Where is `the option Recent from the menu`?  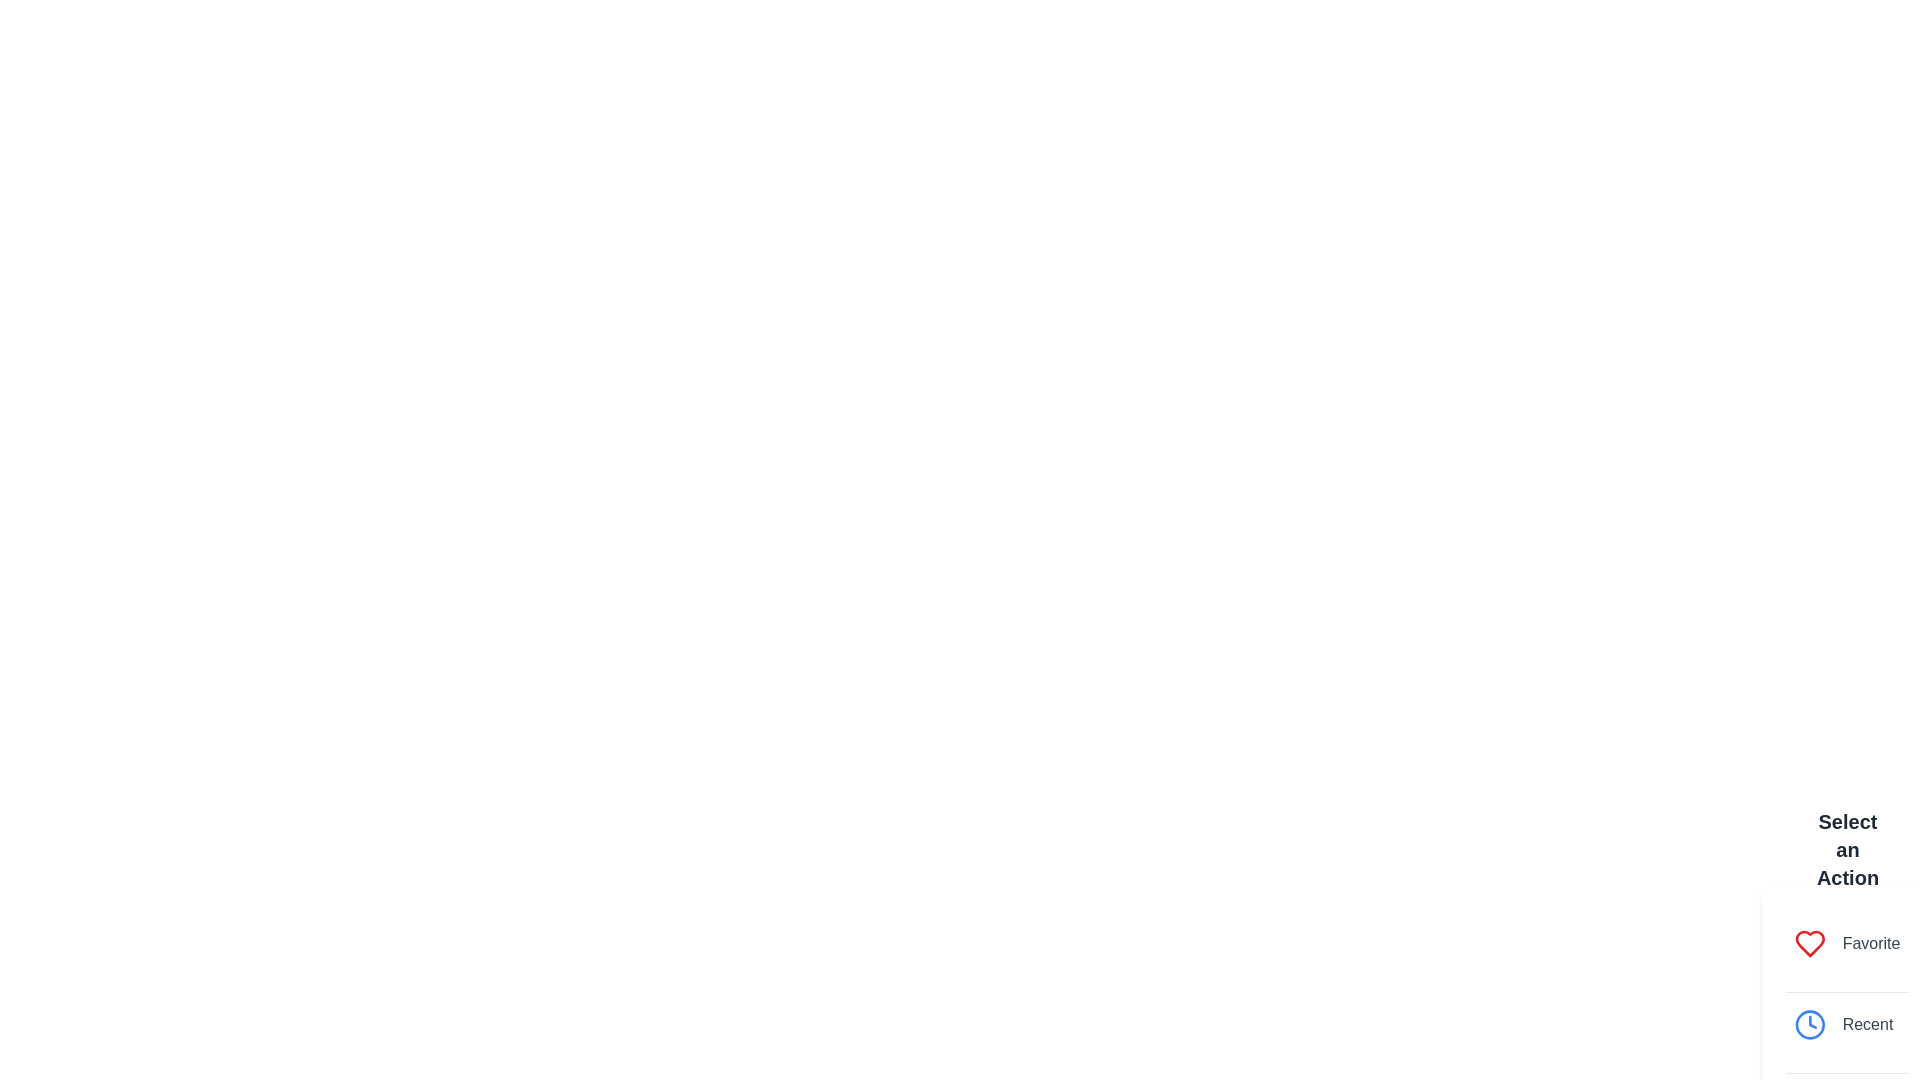
the option Recent from the menu is located at coordinates (1847, 1024).